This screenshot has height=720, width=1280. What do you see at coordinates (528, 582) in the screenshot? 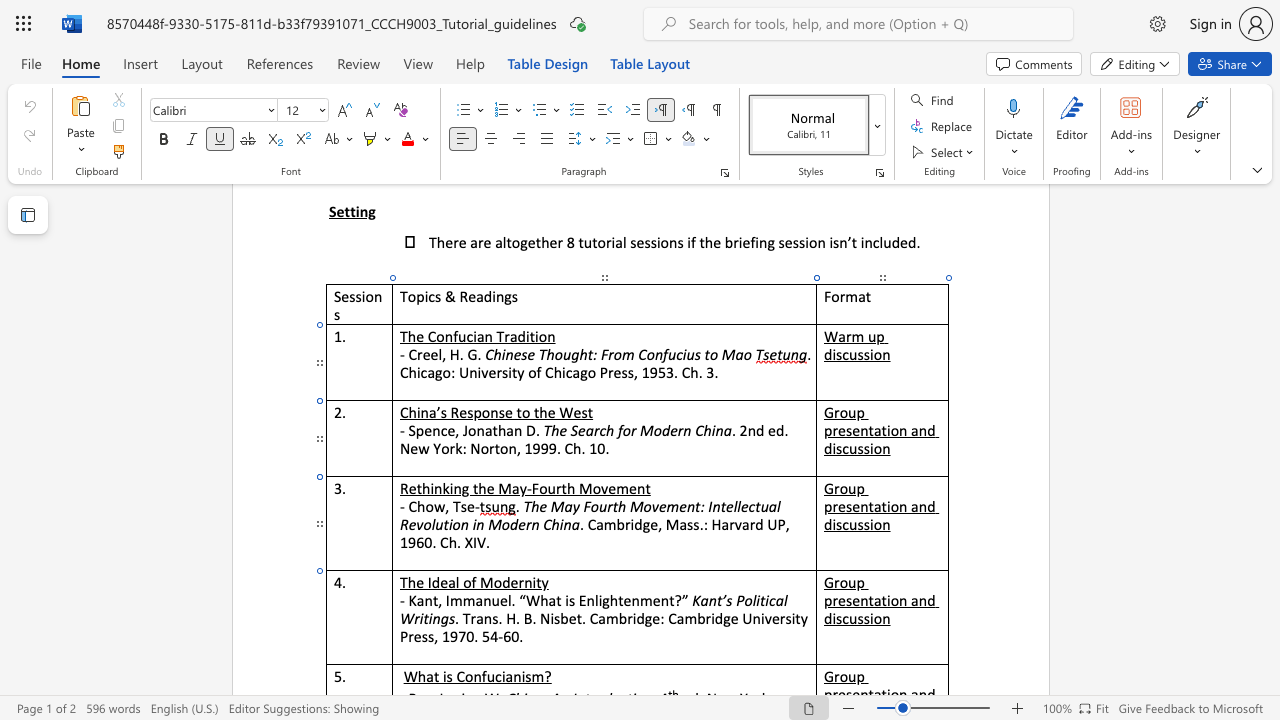
I see `the 1th character "n" in the text` at bounding box center [528, 582].